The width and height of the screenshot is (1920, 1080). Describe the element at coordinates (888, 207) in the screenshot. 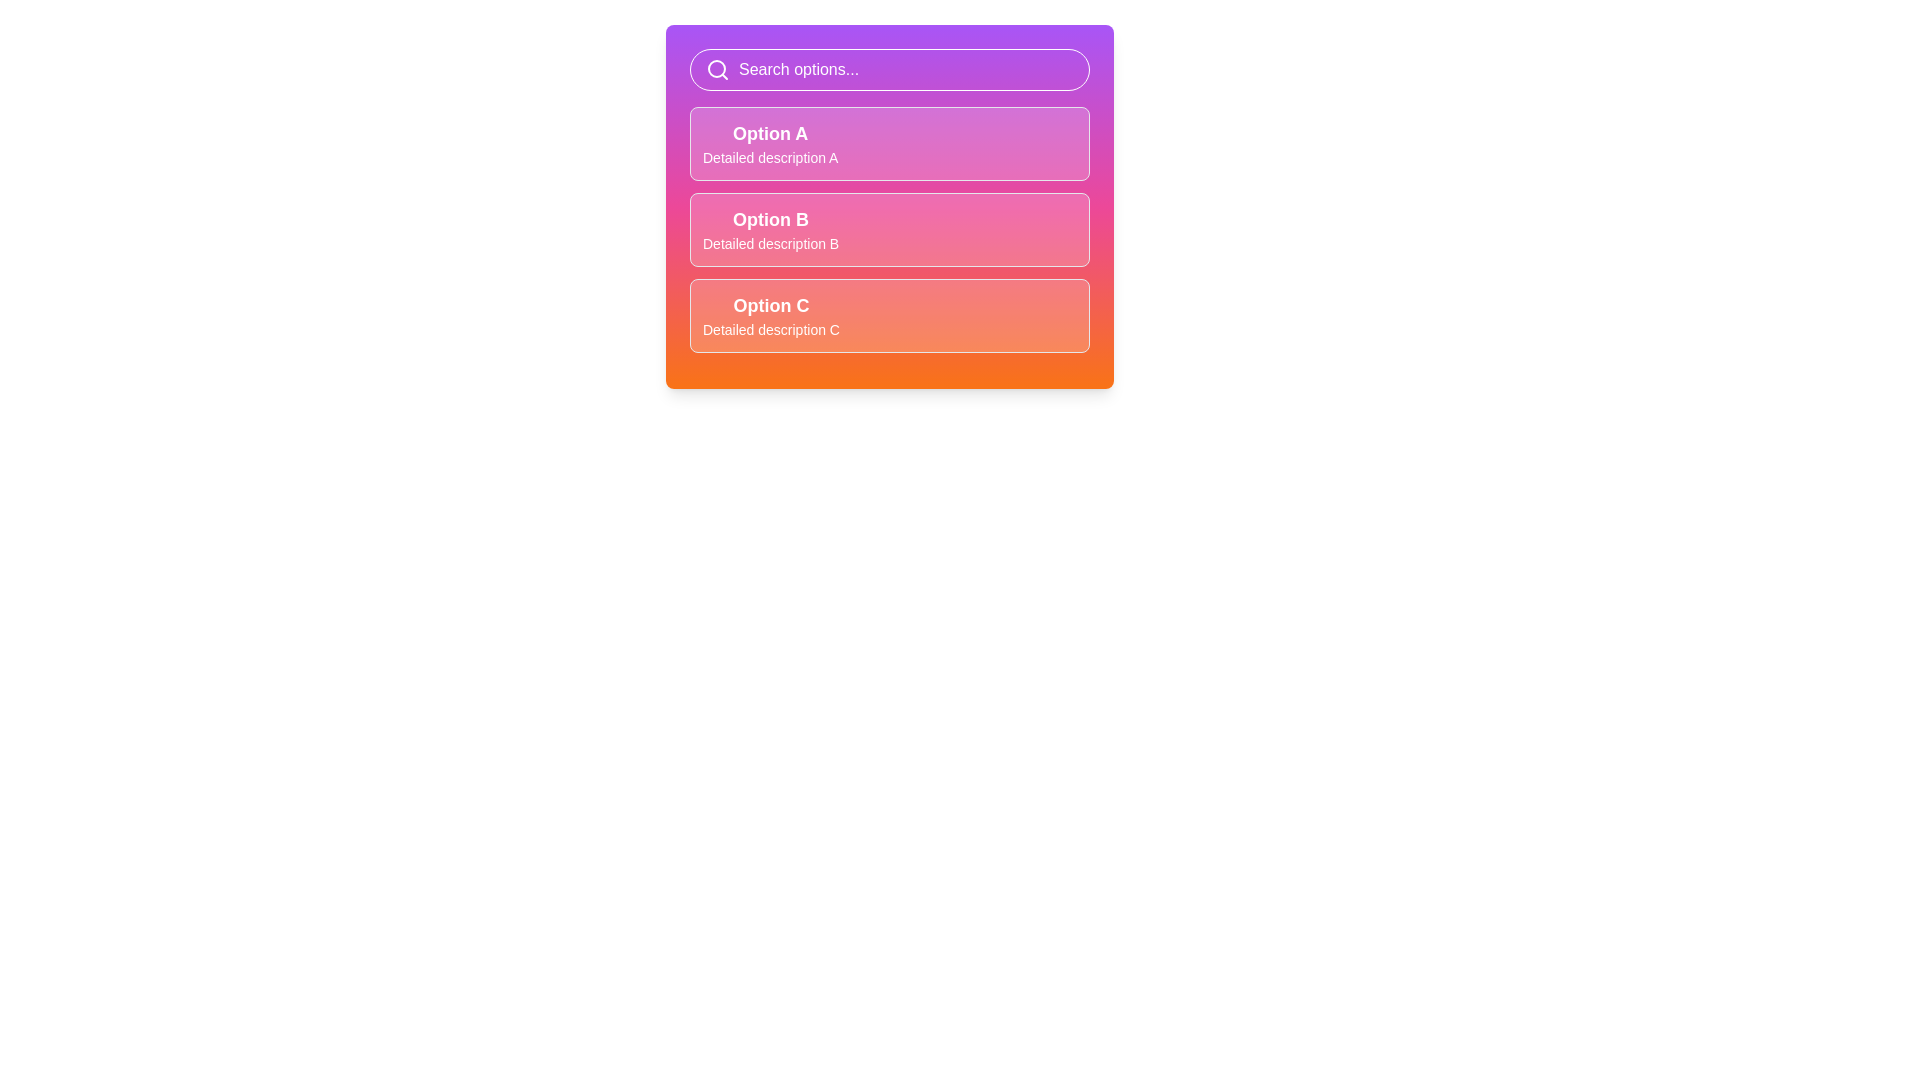

I see `the button labeled 'Option B' with a gradient background transitioning from purple to orange` at that location.